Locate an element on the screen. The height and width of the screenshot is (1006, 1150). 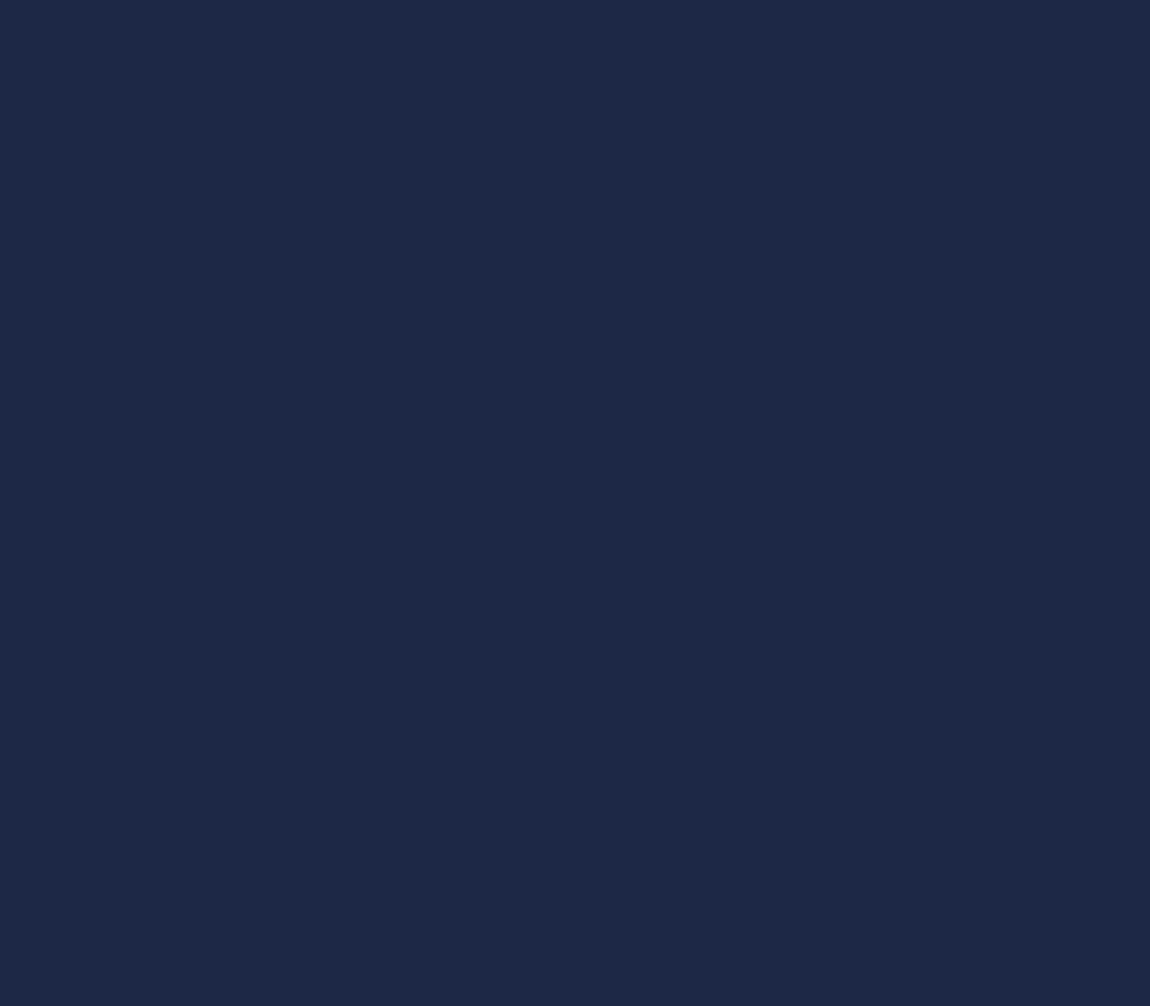
'SHARE! and the author will get a' is located at coordinates (632, 448).